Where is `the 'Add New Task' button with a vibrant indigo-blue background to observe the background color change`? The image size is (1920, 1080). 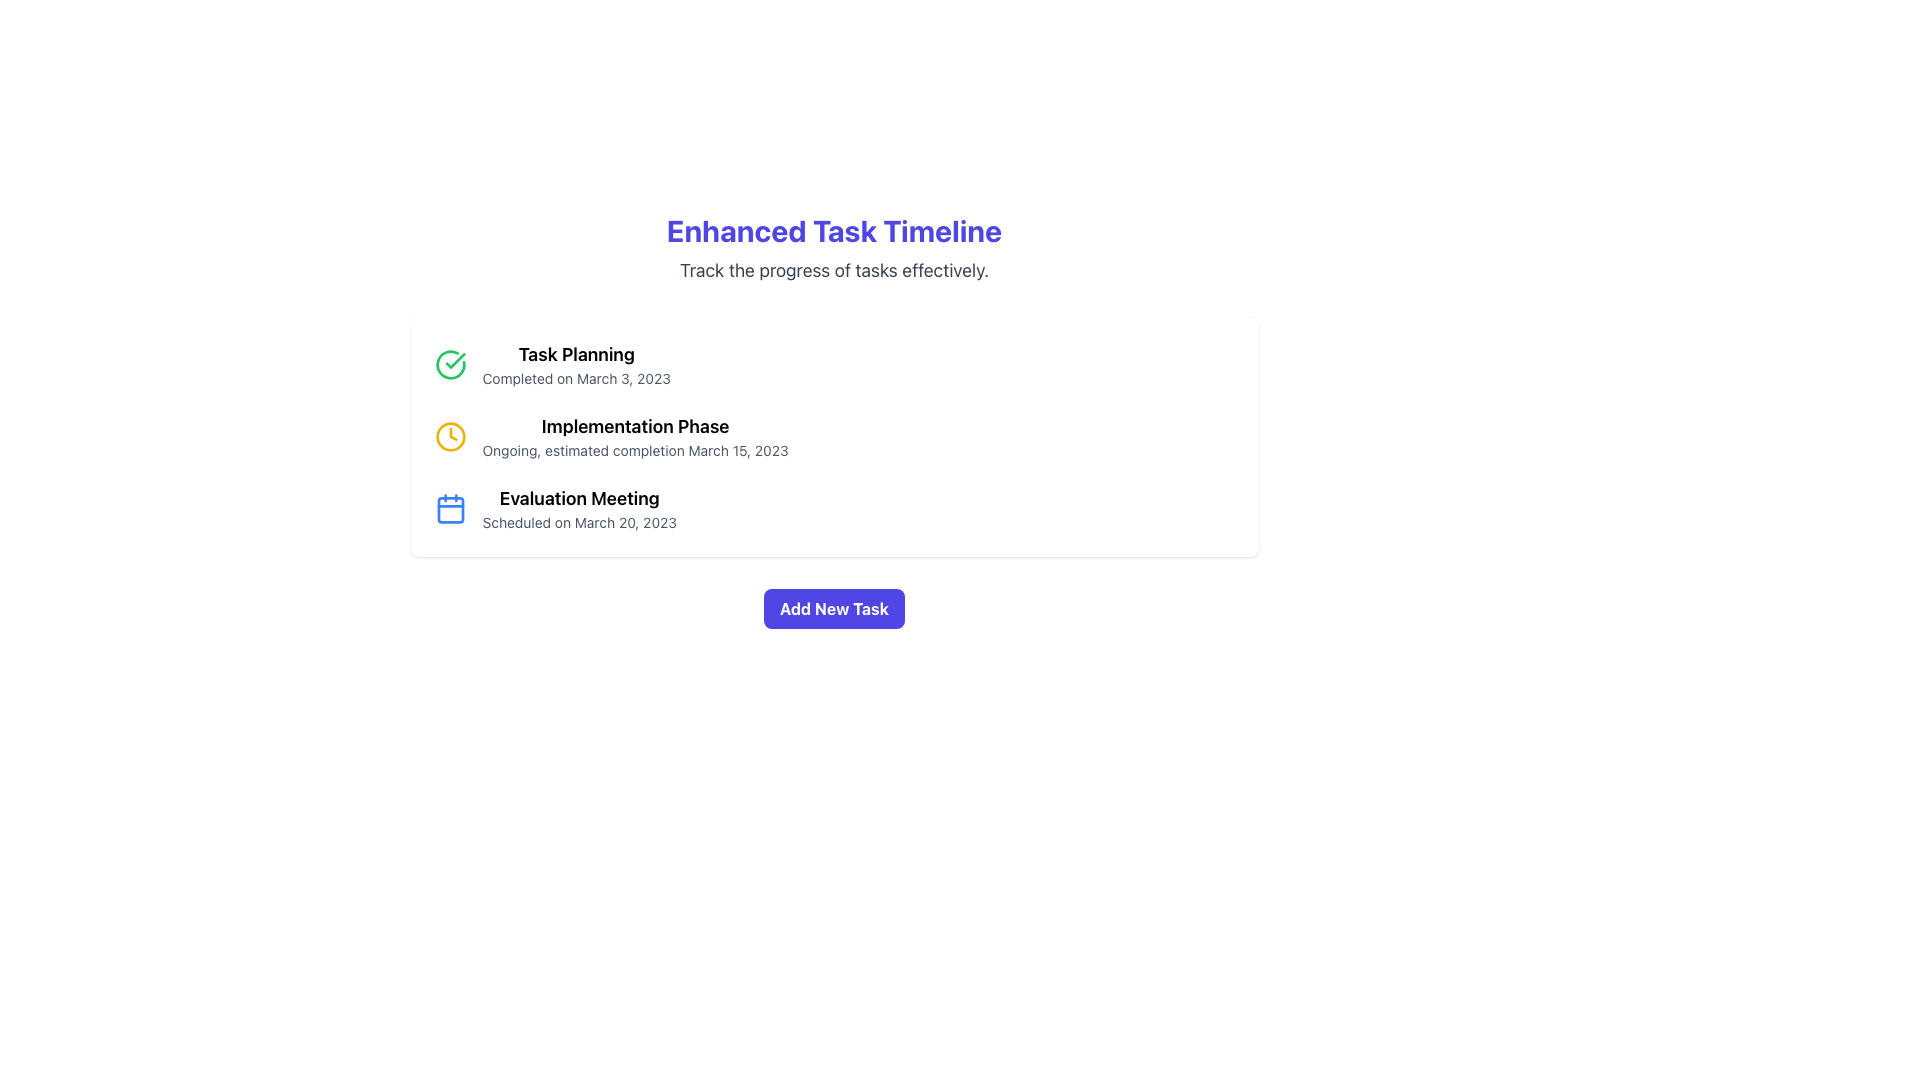
the 'Add New Task' button with a vibrant indigo-blue background to observe the background color change is located at coordinates (834, 608).